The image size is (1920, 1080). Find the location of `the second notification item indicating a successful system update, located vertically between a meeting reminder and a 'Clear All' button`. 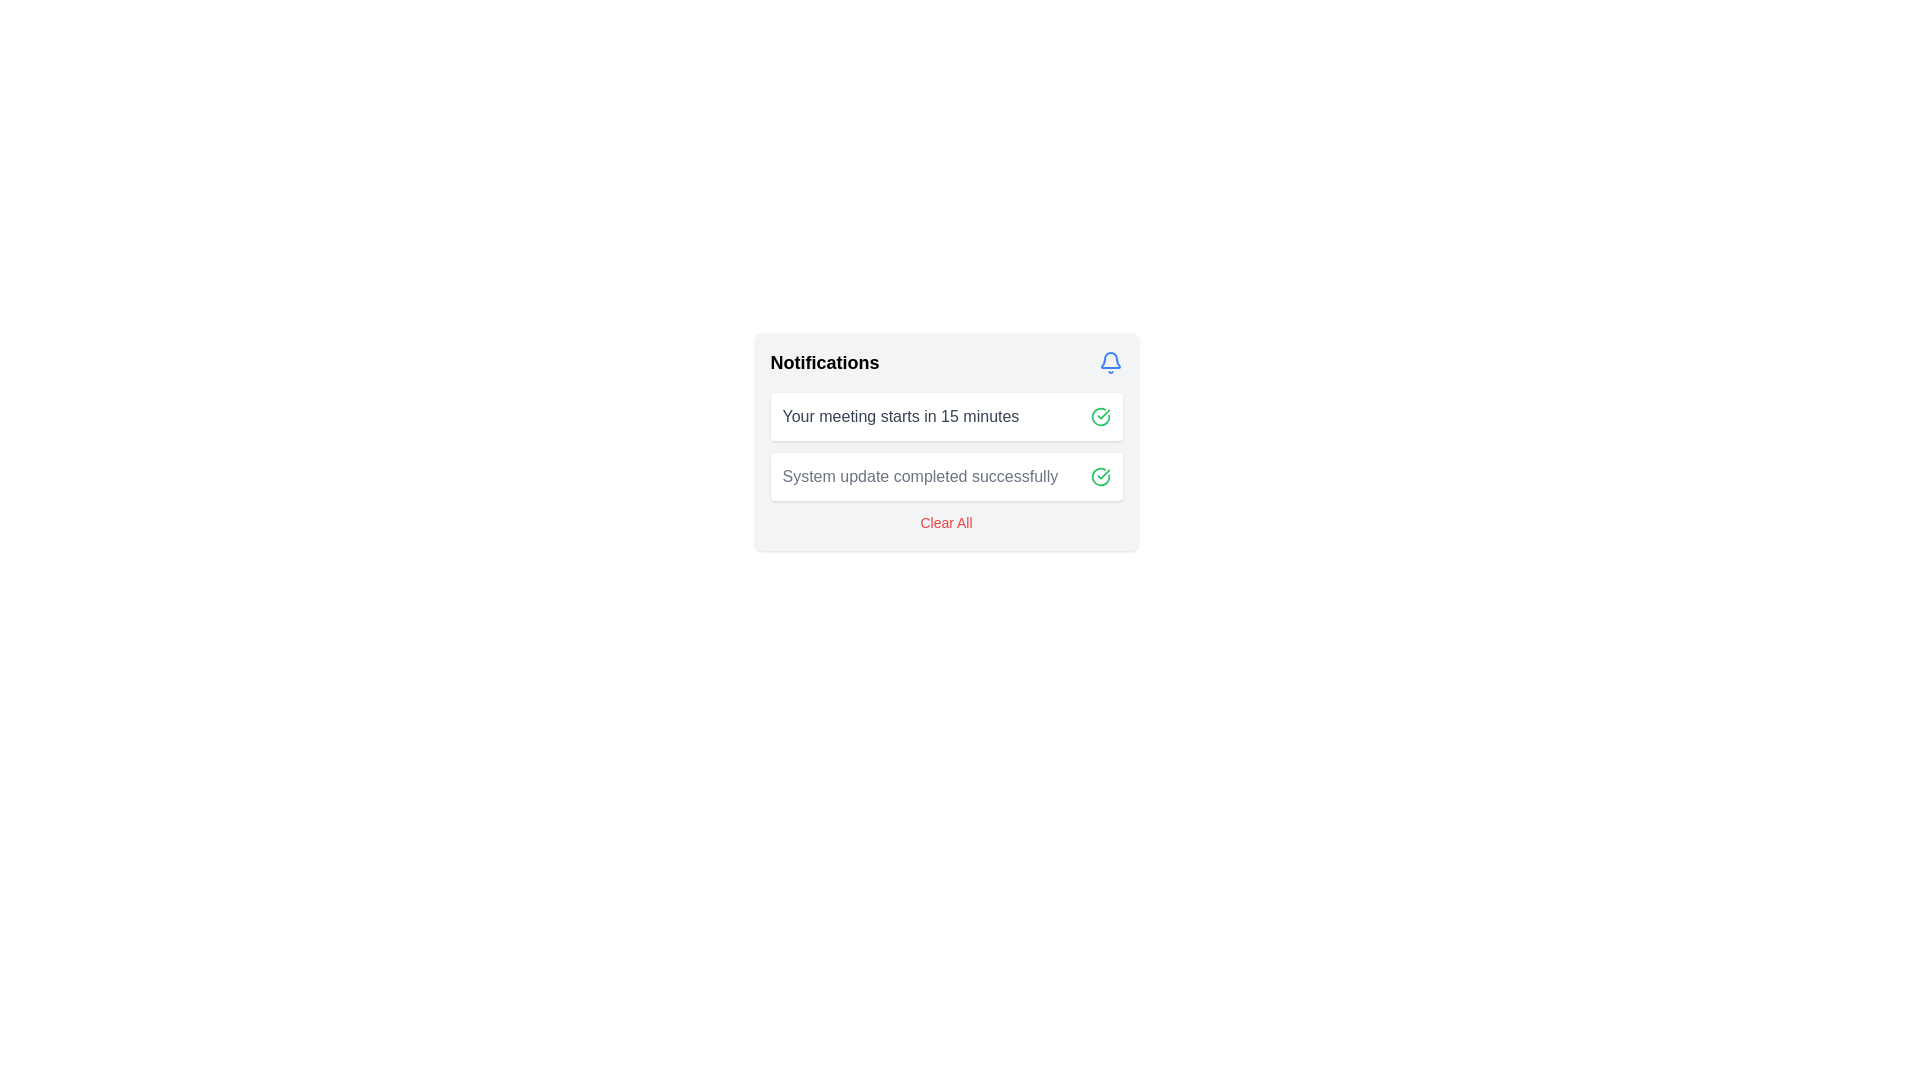

the second notification item indicating a successful system update, located vertically between a meeting reminder and a 'Clear All' button is located at coordinates (945, 477).